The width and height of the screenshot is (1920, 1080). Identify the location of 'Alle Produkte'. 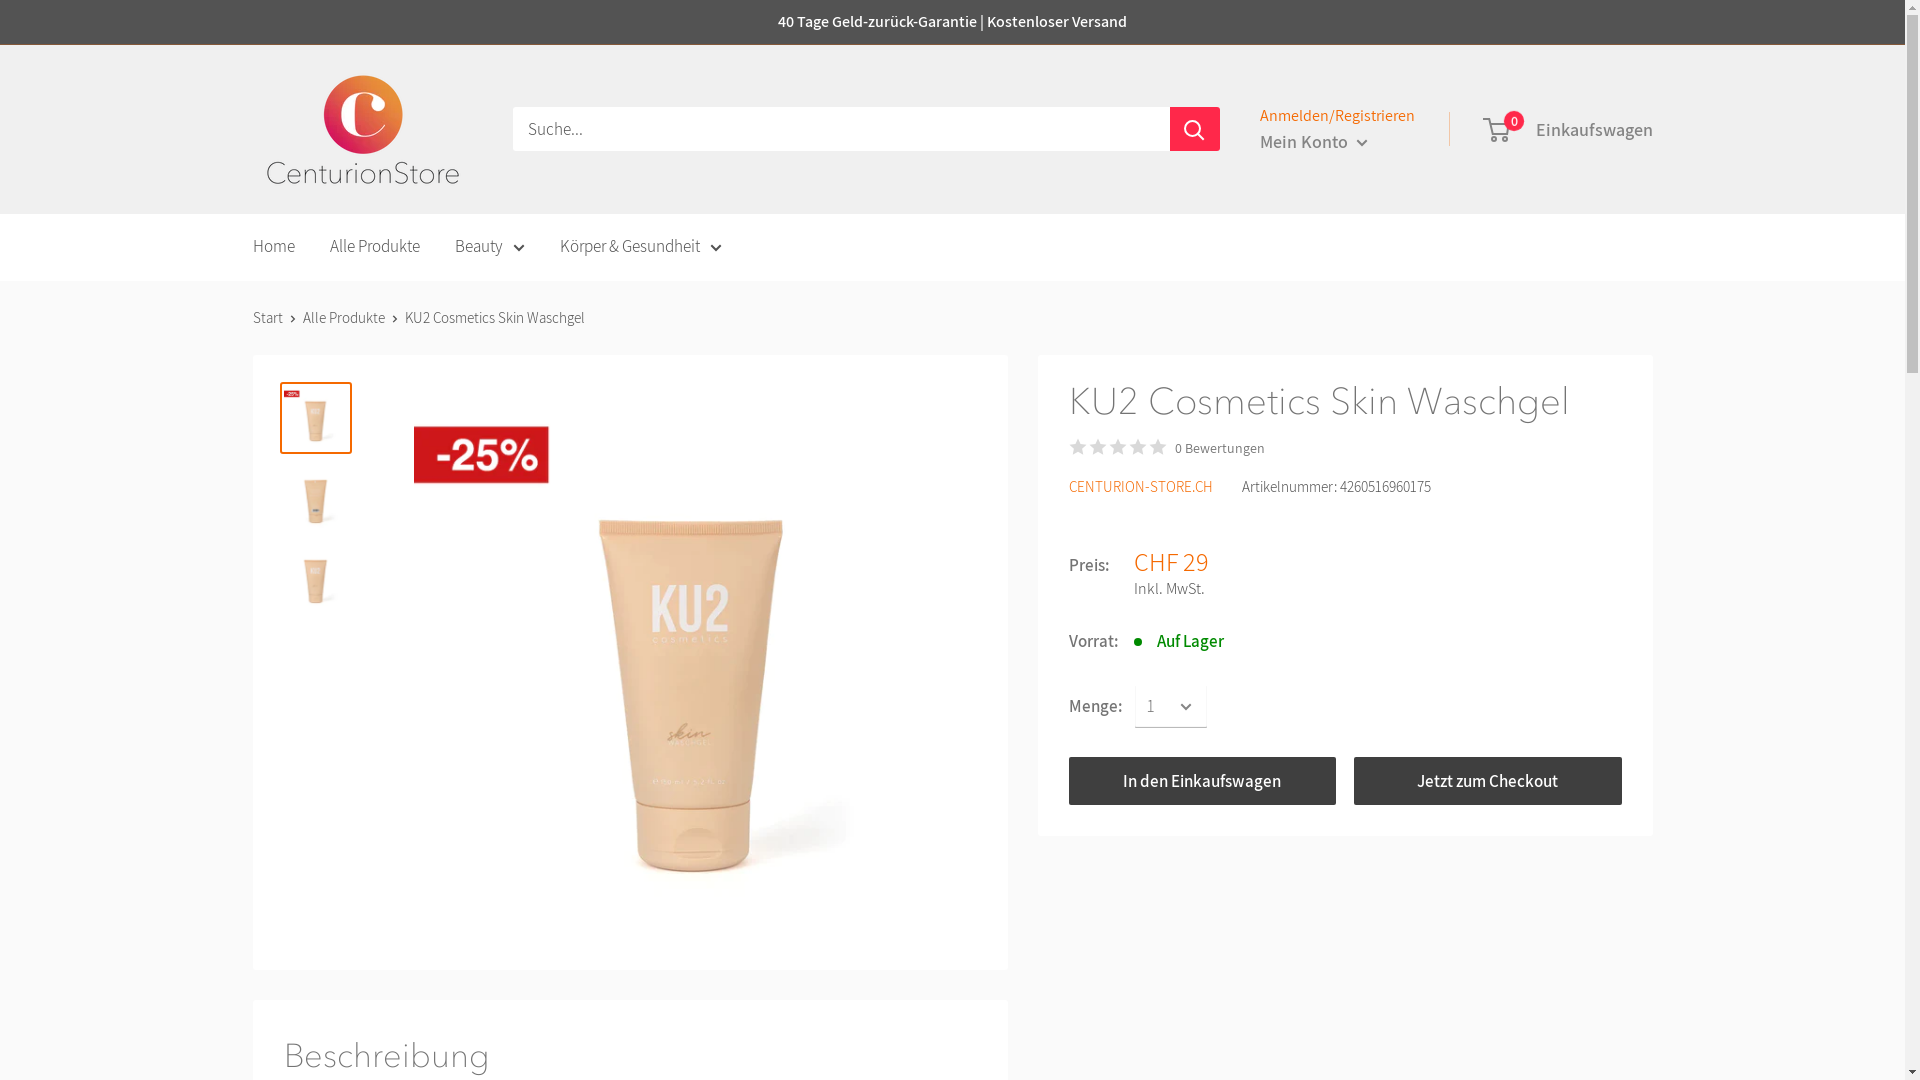
(374, 245).